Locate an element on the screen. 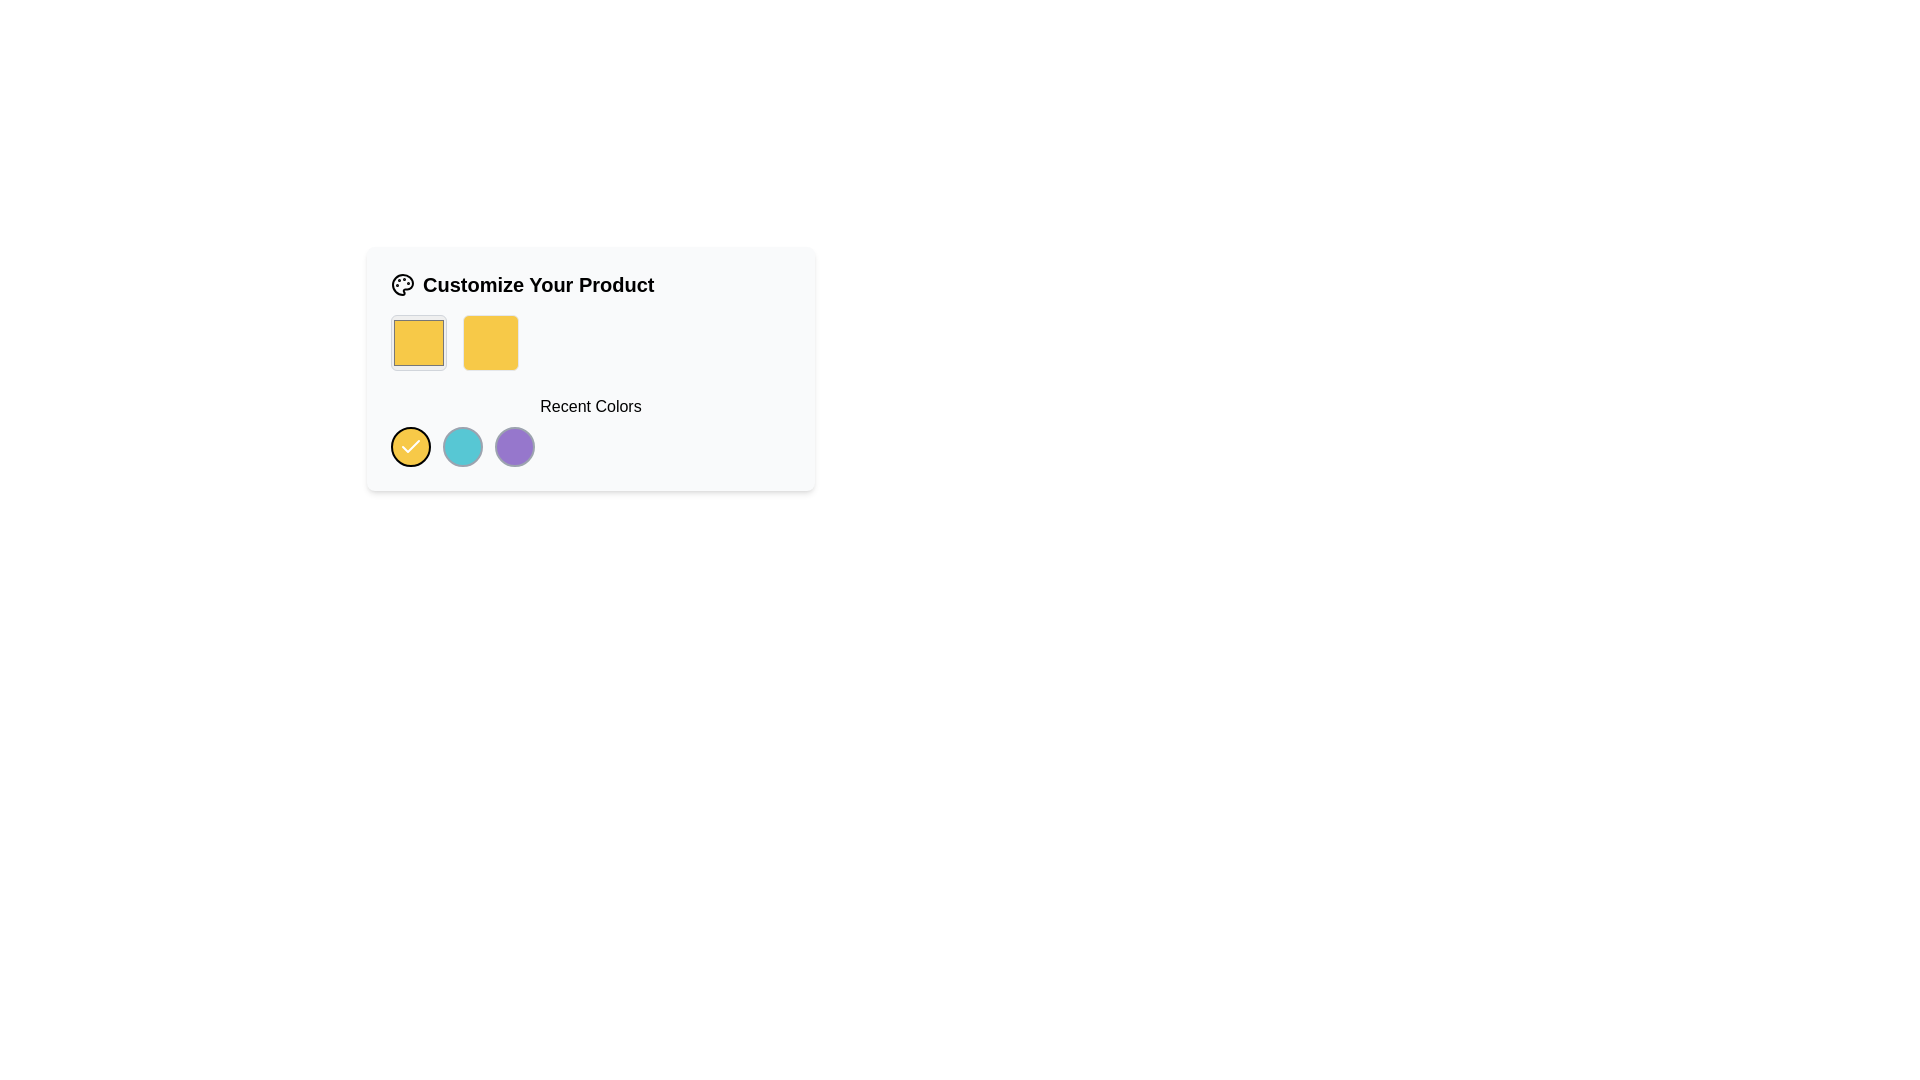 Image resolution: width=1920 pixels, height=1080 pixels. the circular yellow button with a black outline and a white checkmark icon, located under the 'Recent Colors' label is located at coordinates (410, 446).